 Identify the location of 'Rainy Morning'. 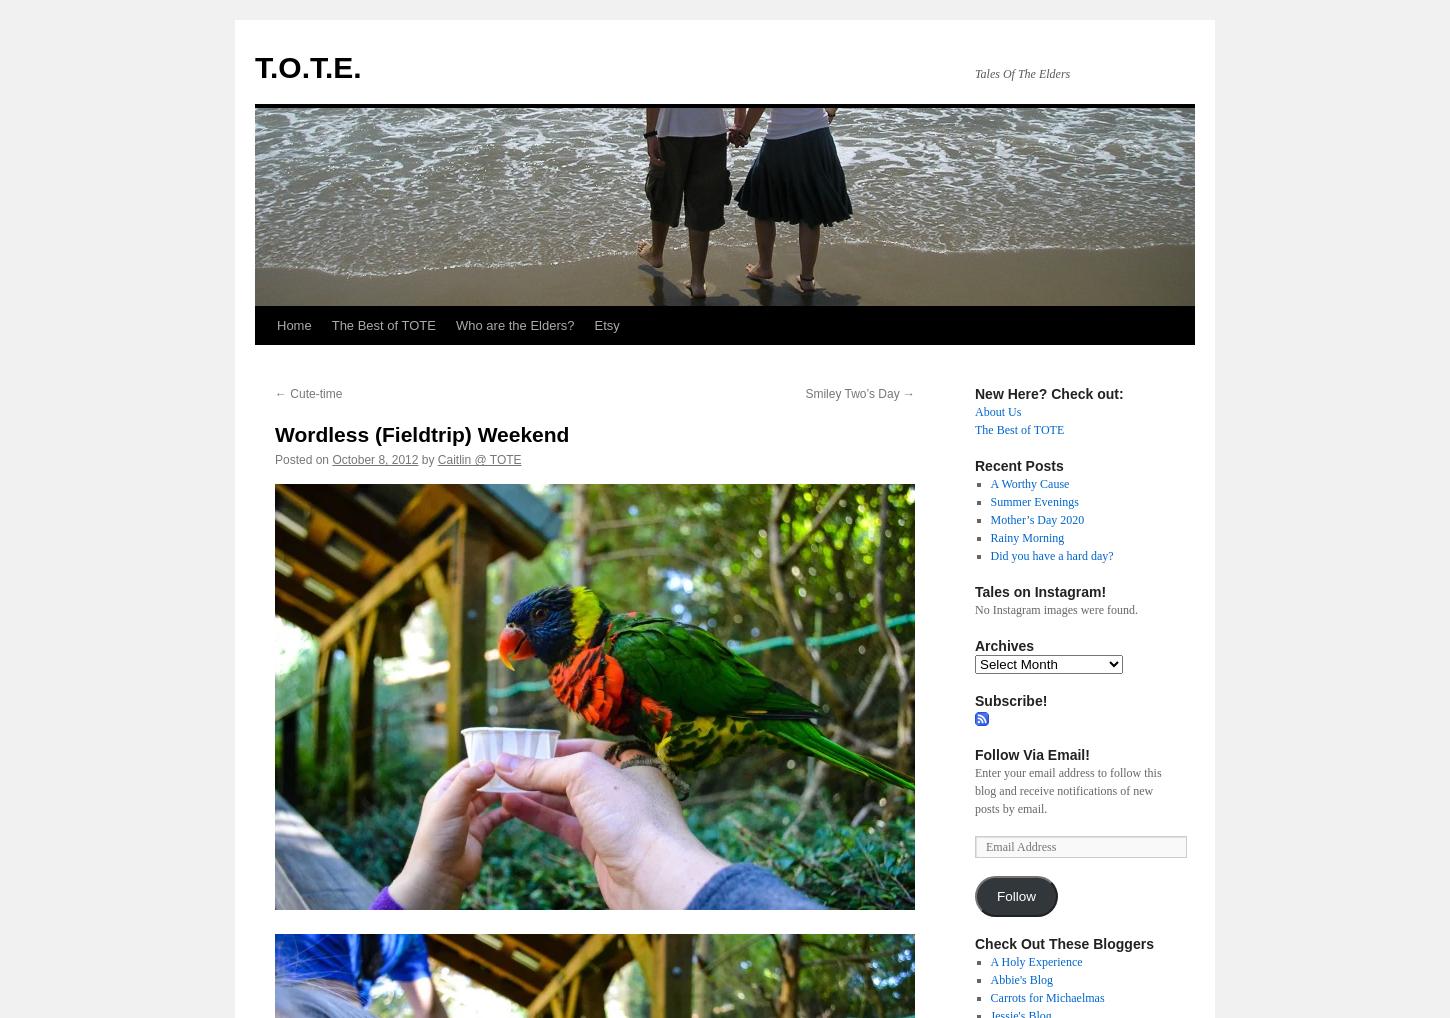
(990, 537).